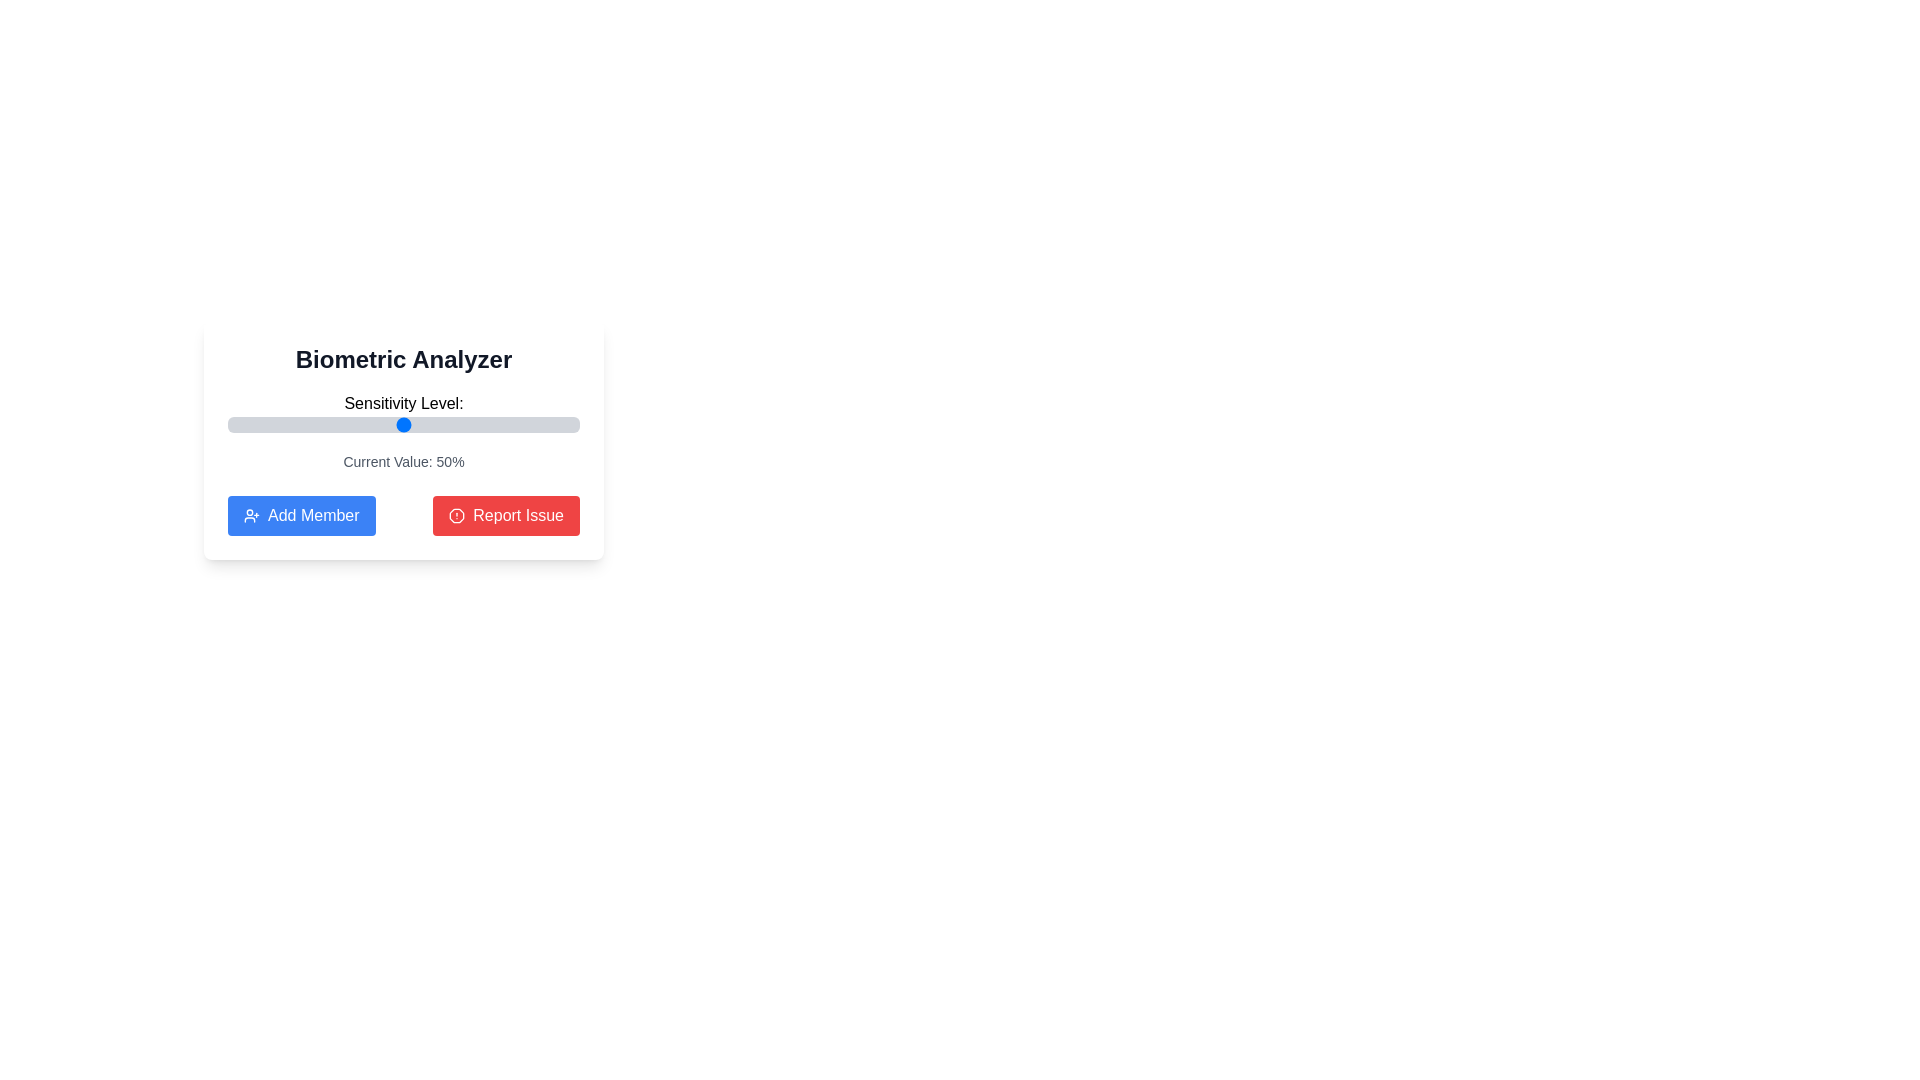 Image resolution: width=1920 pixels, height=1080 pixels. What do you see at coordinates (564, 423) in the screenshot?
I see `the sensitivity level` at bounding box center [564, 423].